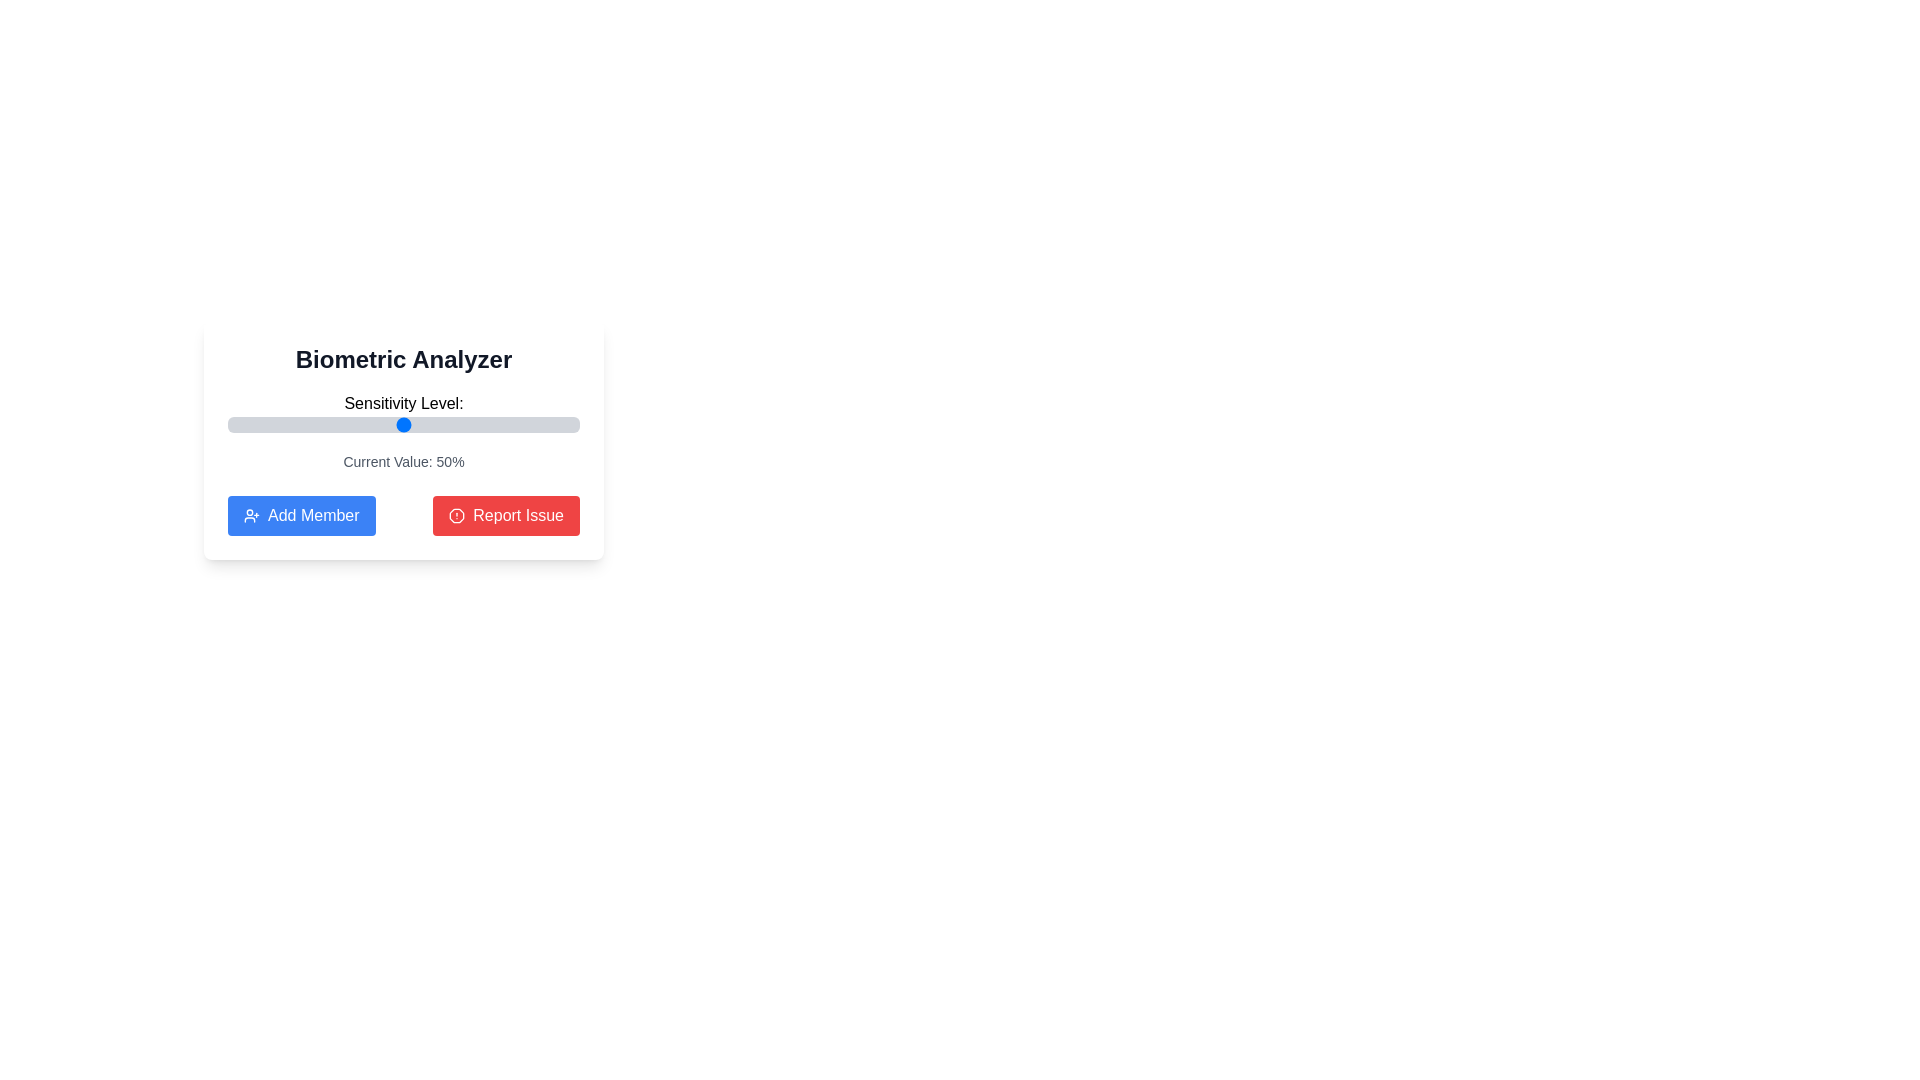 Image resolution: width=1920 pixels, height=1080 pixels. What do you see at coordinates (564, 423) in the screenshot?
I see `the sensitivity level` at bounding box center [564, 423].